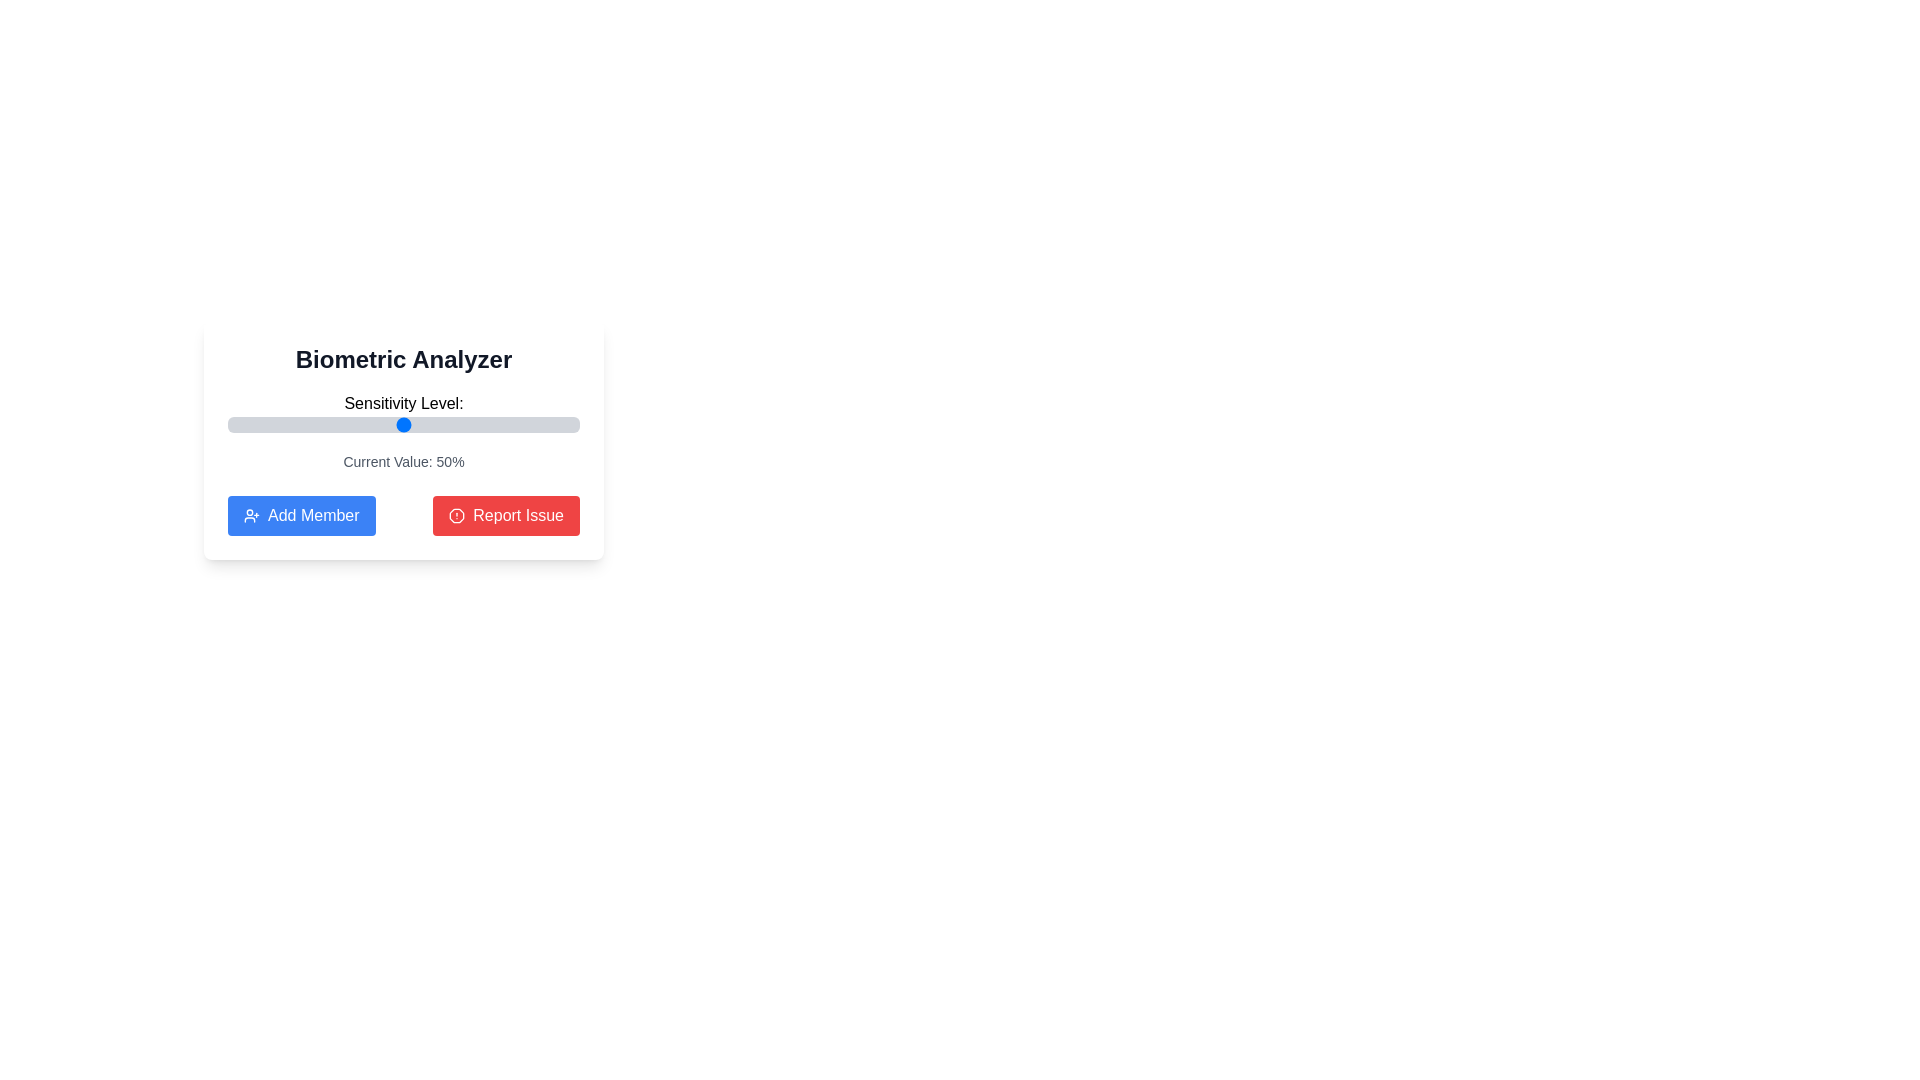 Image resolution: width=1920 pixels, height=1080 pixels. What do you see at coordinates (564, 423) in the screenshot?
I see `the sensitivity level` at bounding box center [564, 423].